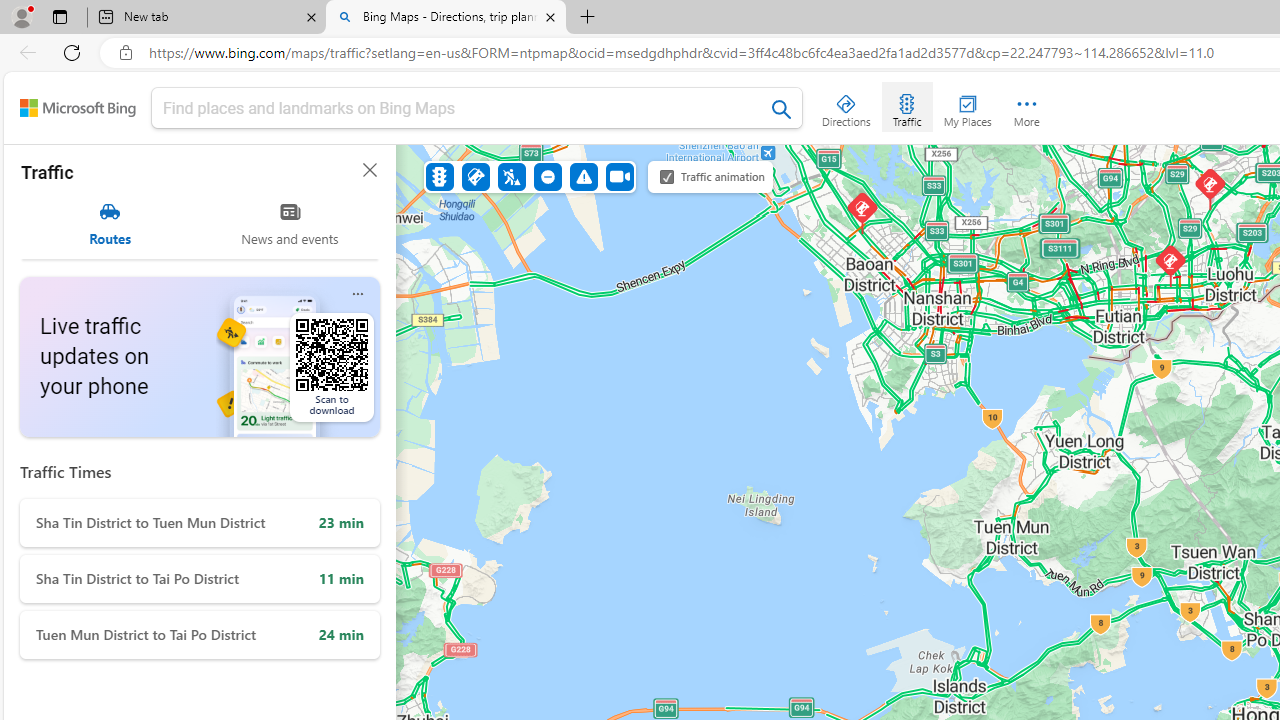 The height and width of the screenshot is (720, 1280). What do you see at coordinates (547, 175) in the screenshot?
I see `'Road Closures'` at bounding box center [547, 175].